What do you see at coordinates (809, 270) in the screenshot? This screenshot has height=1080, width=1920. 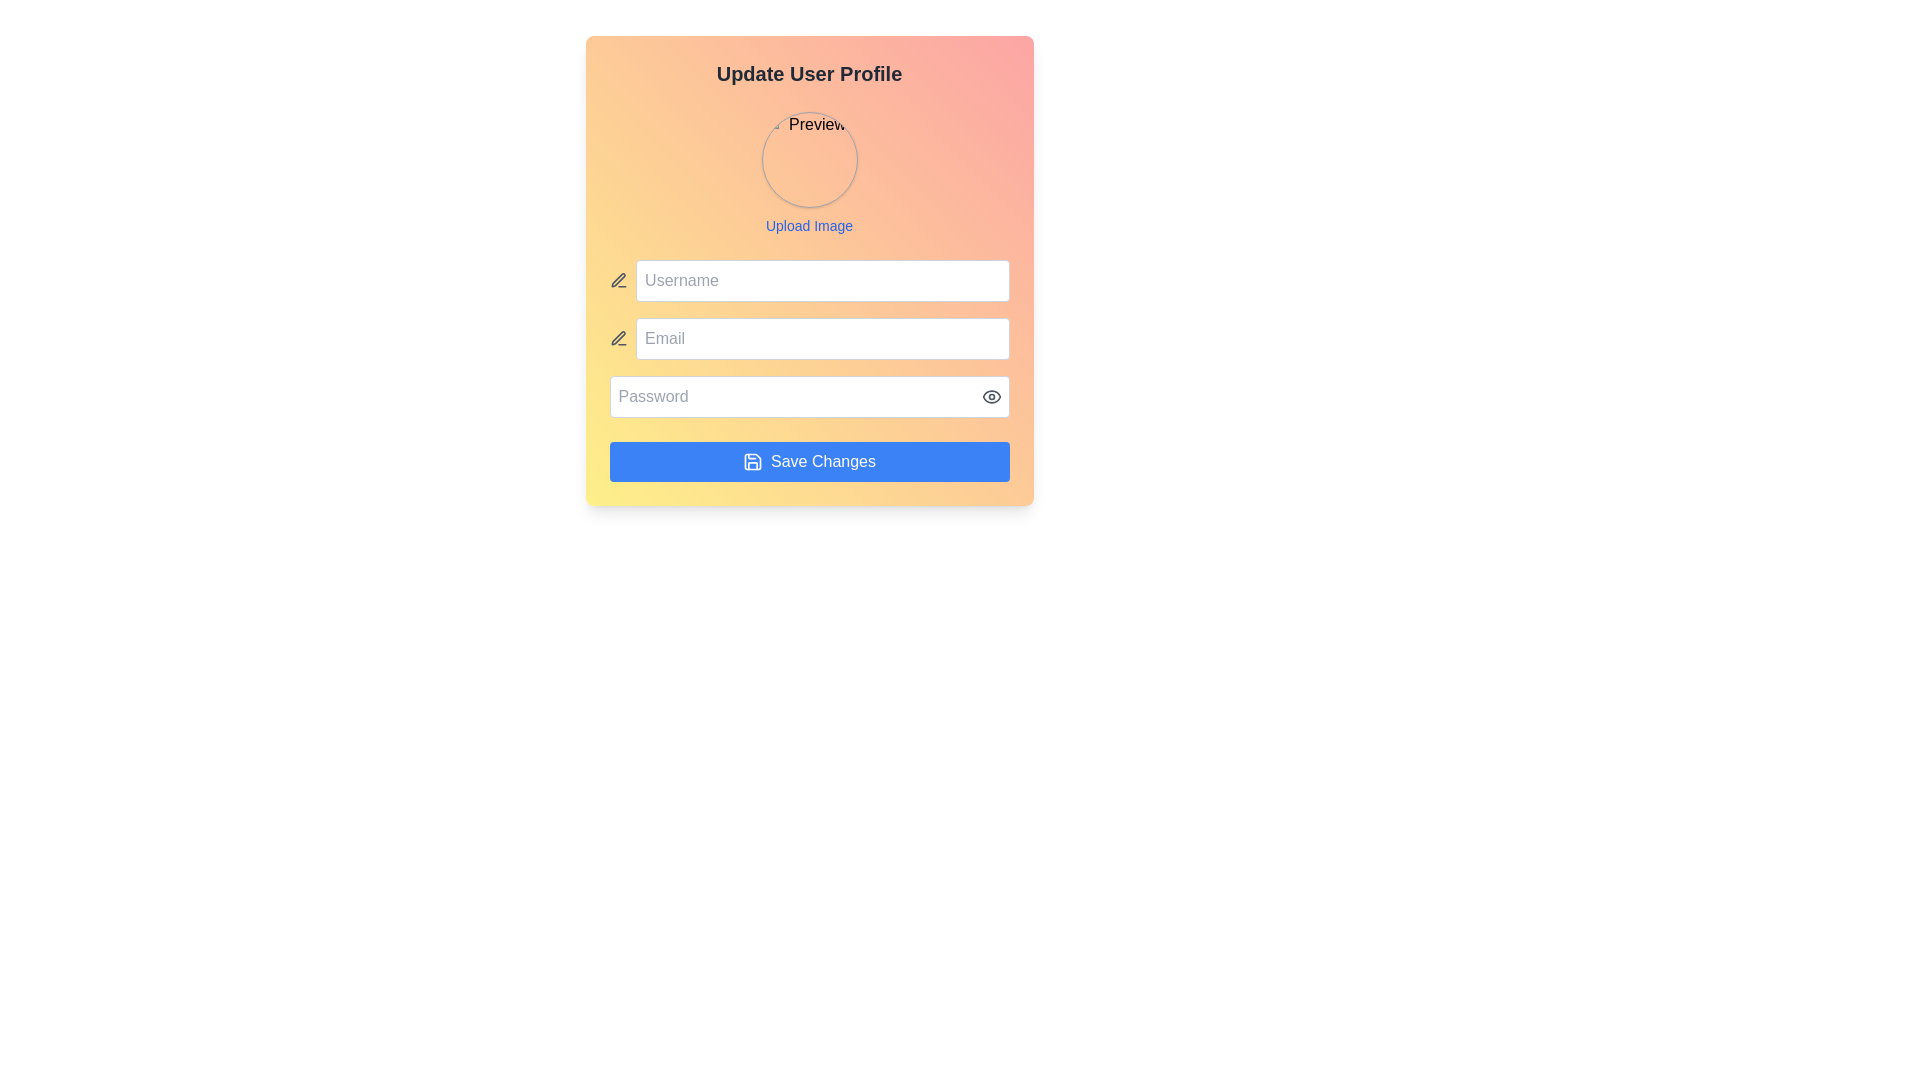 I see `the Text Input Field for 'Username' located below 'Upload Image'` at bounding box center [809, 270].